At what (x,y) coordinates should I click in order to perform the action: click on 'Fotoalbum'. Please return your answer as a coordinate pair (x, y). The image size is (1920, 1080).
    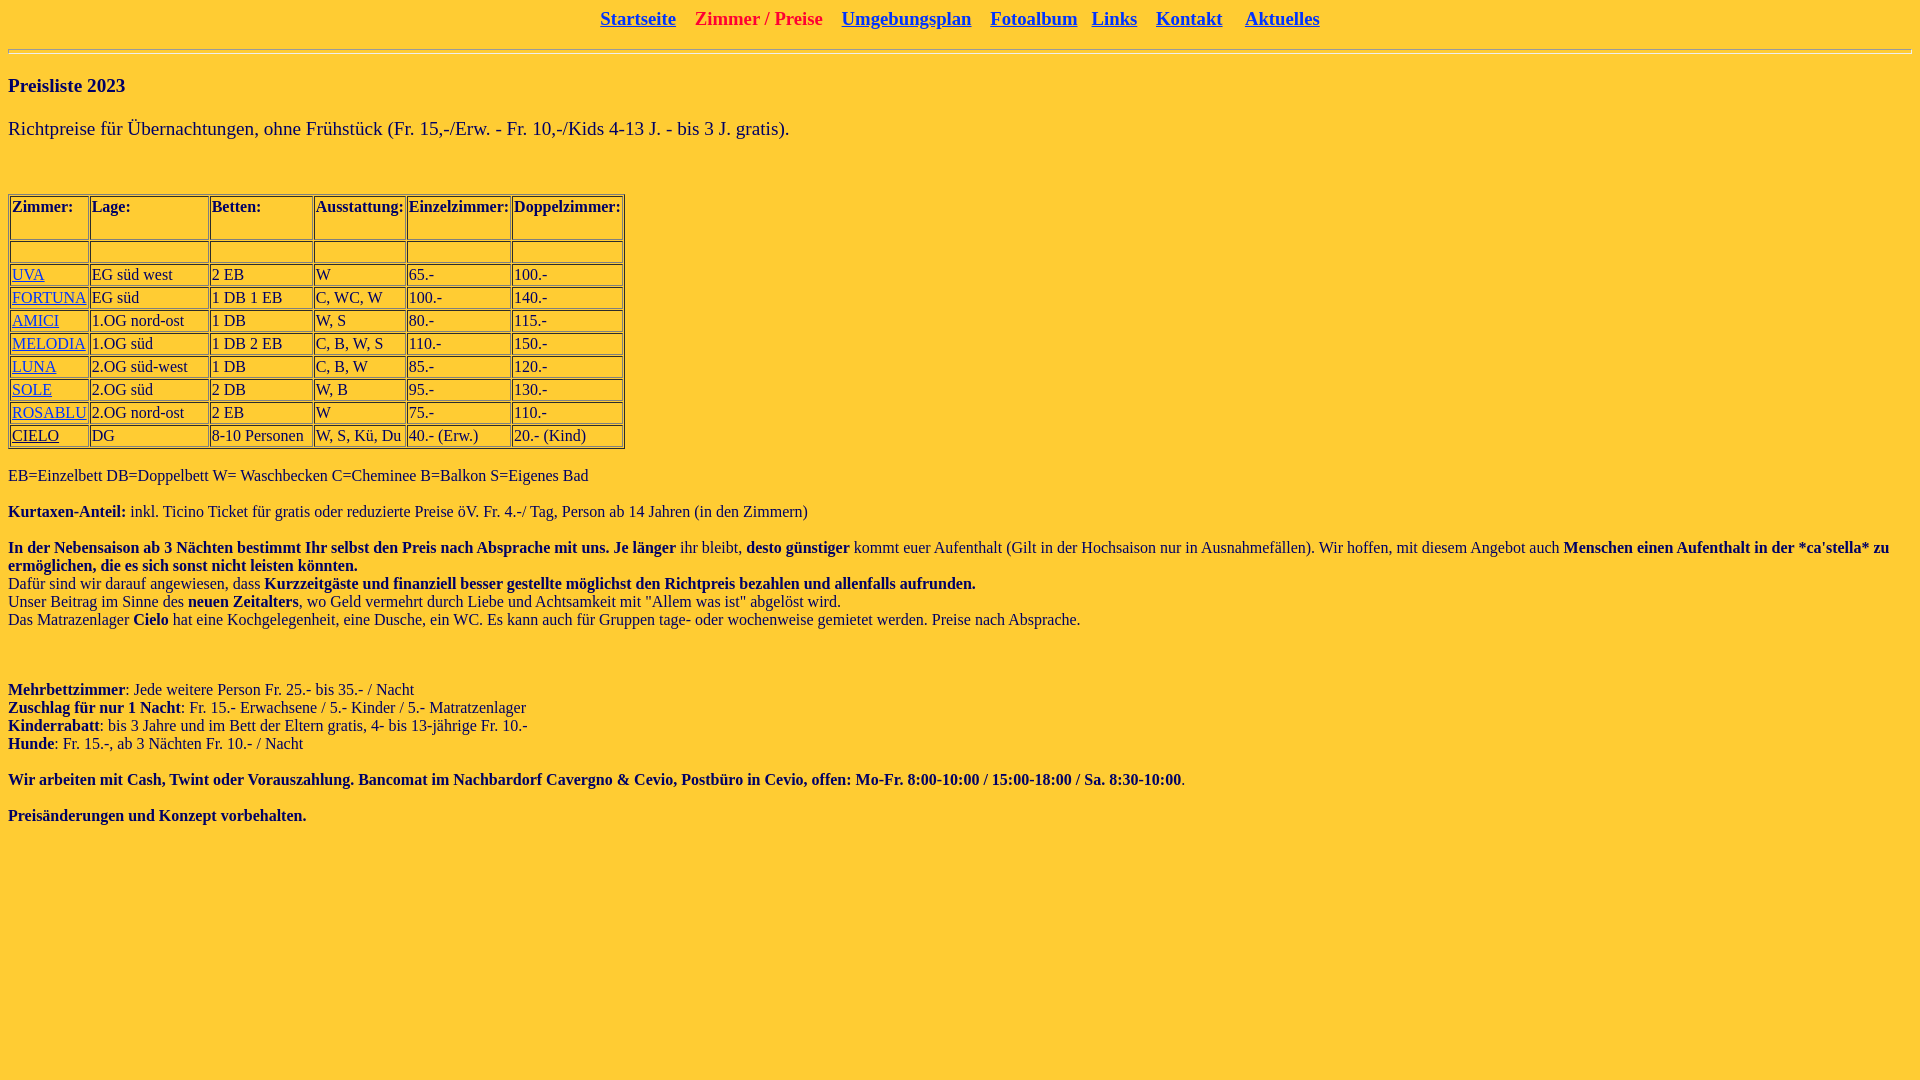
    Looking at the image, I should click on (1033, 18).